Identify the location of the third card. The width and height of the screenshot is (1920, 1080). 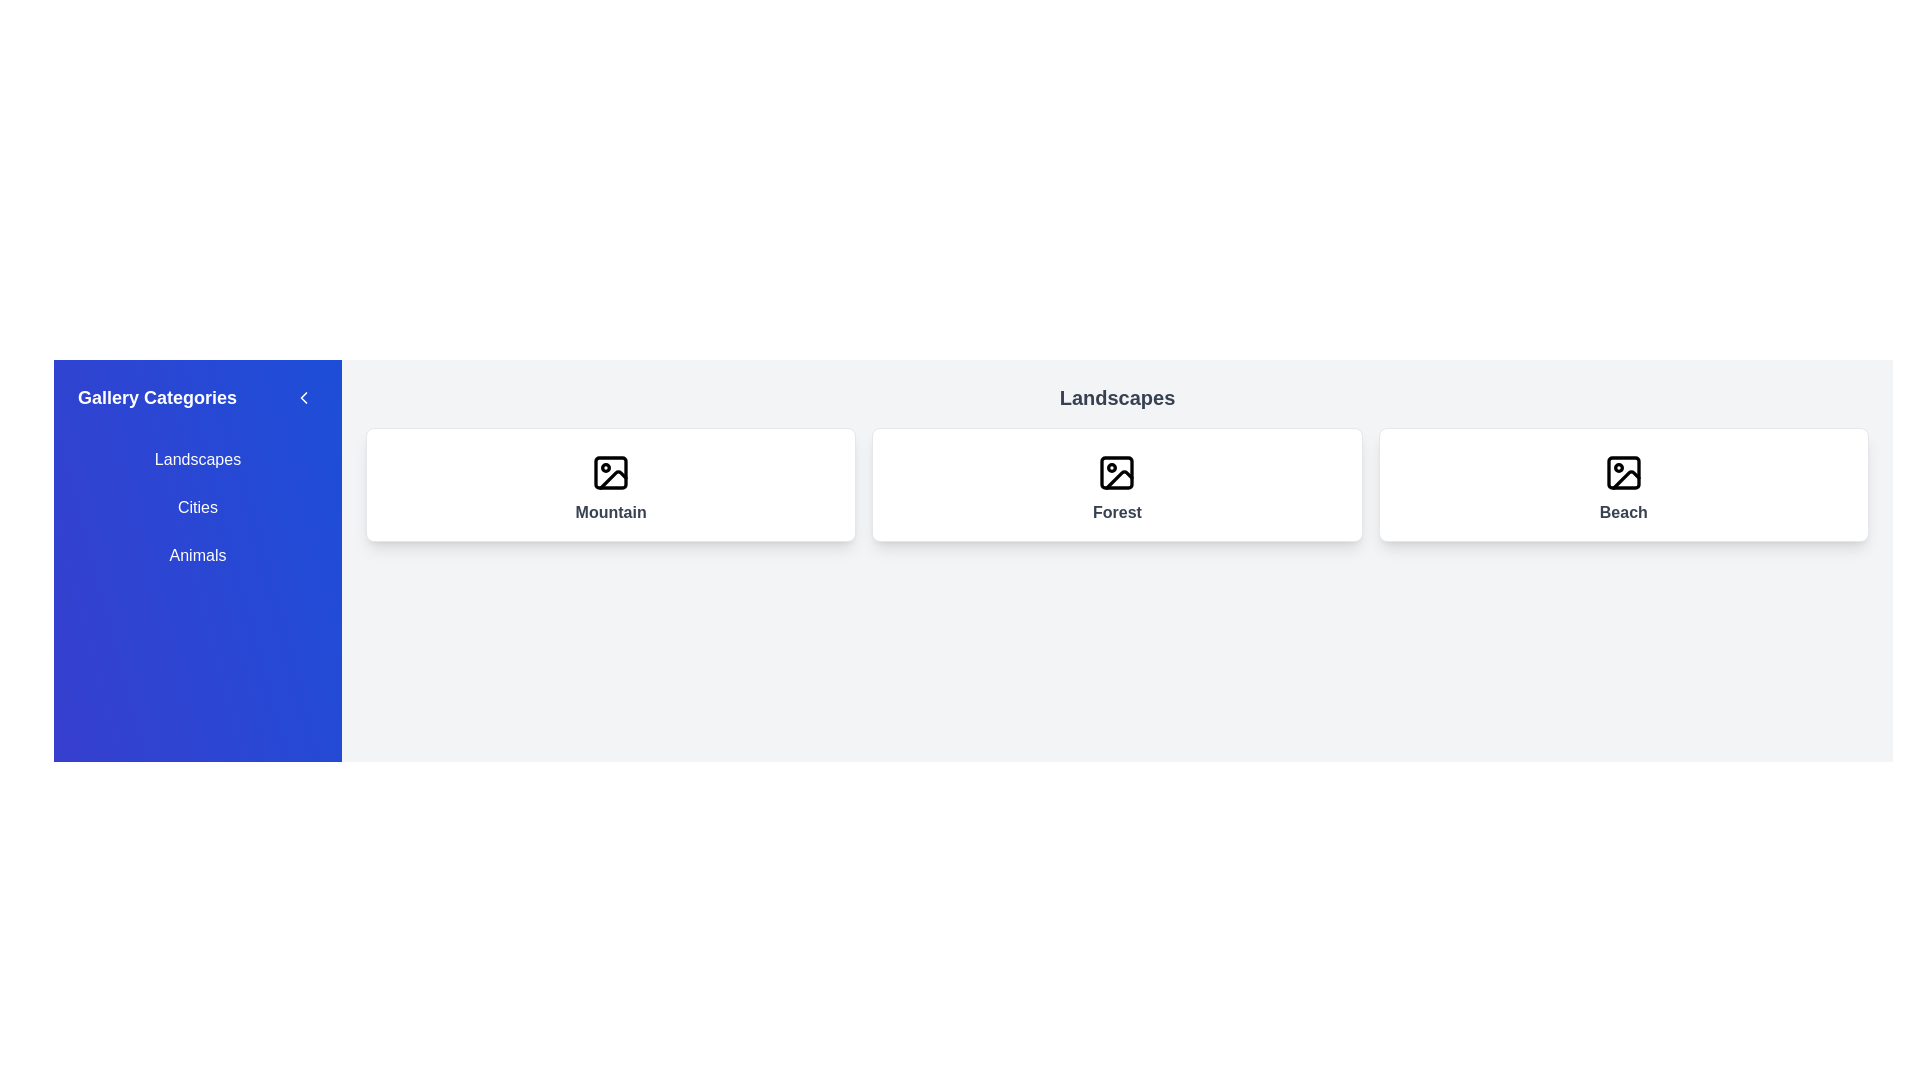
(1623, 485).